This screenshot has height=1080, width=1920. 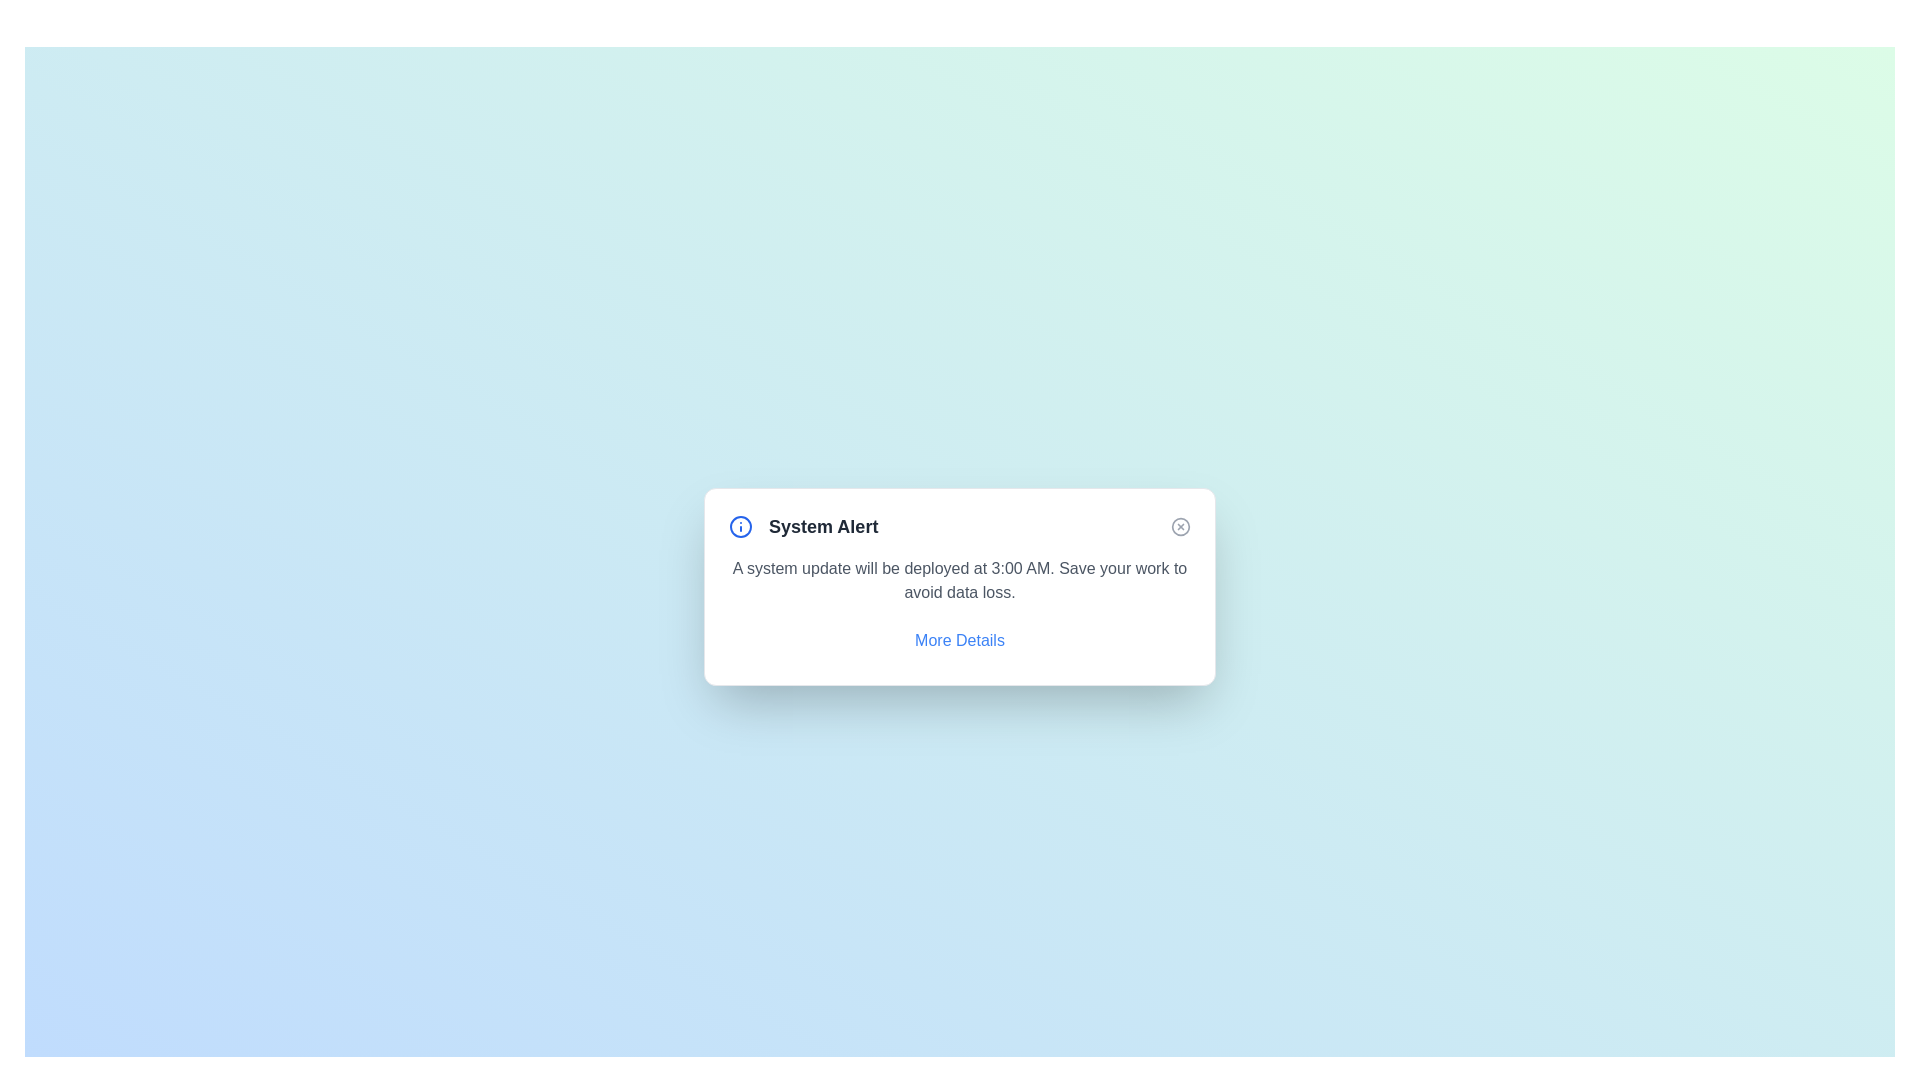 What do you see at coordinates (739, 526) in the screenshot?
I see `the informational icon located in the top-left corner of the modal dialog box, which represents an alert or important information notice` at bounding box center [739, 526].